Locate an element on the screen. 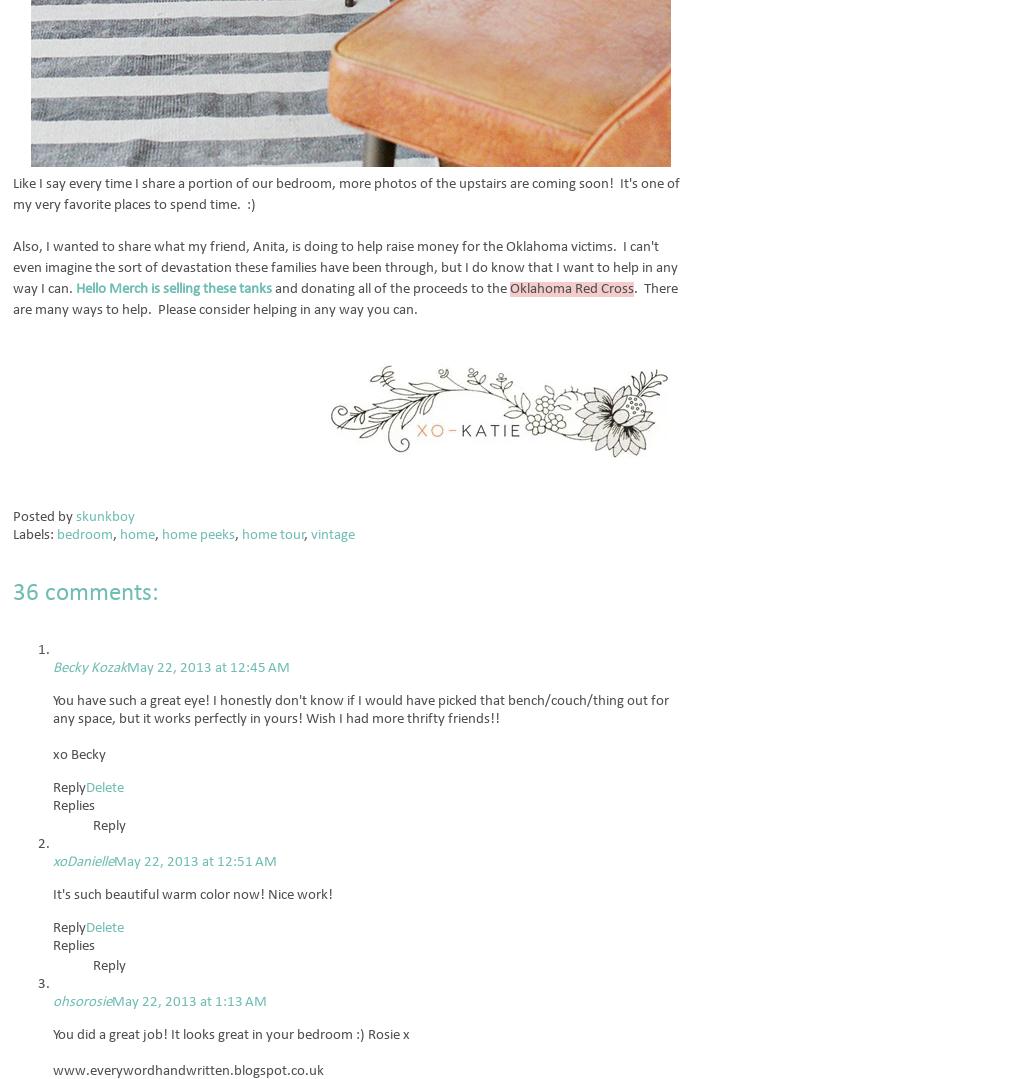 The width and height of the screenshot is (1013, 1079). 'skunkboy' is located at coordinates (74, 516).